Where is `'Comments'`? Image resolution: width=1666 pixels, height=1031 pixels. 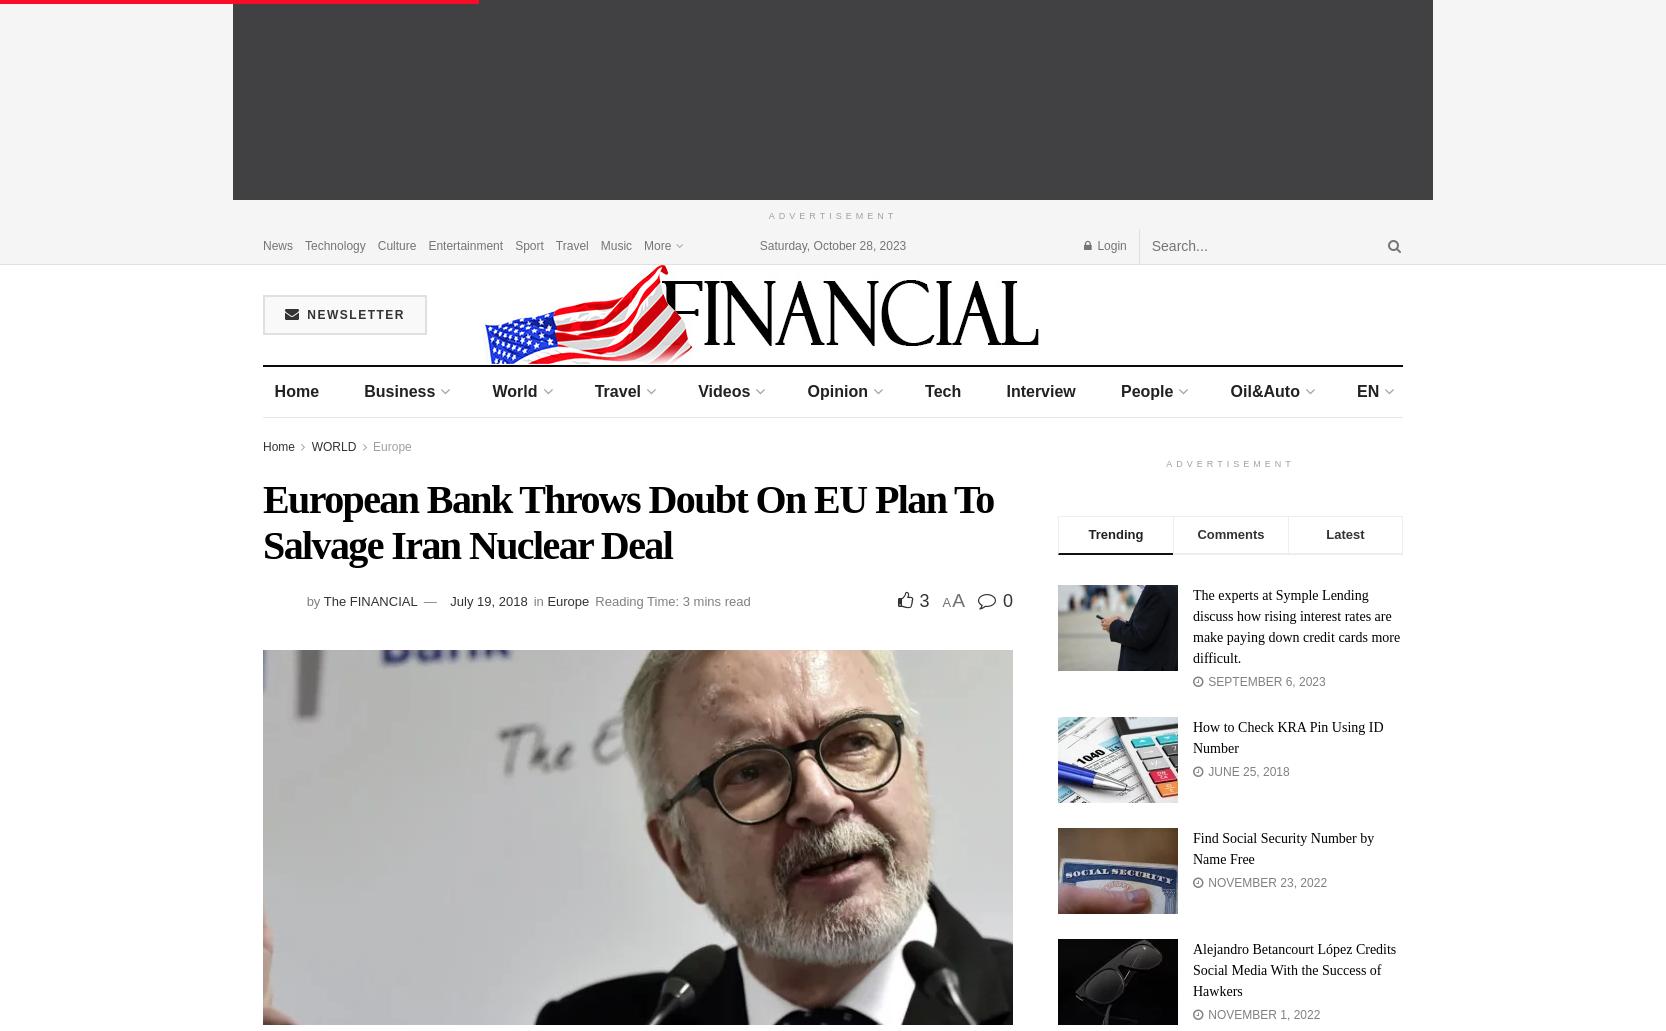 'Comments' is located at coordinates (1230, 533).